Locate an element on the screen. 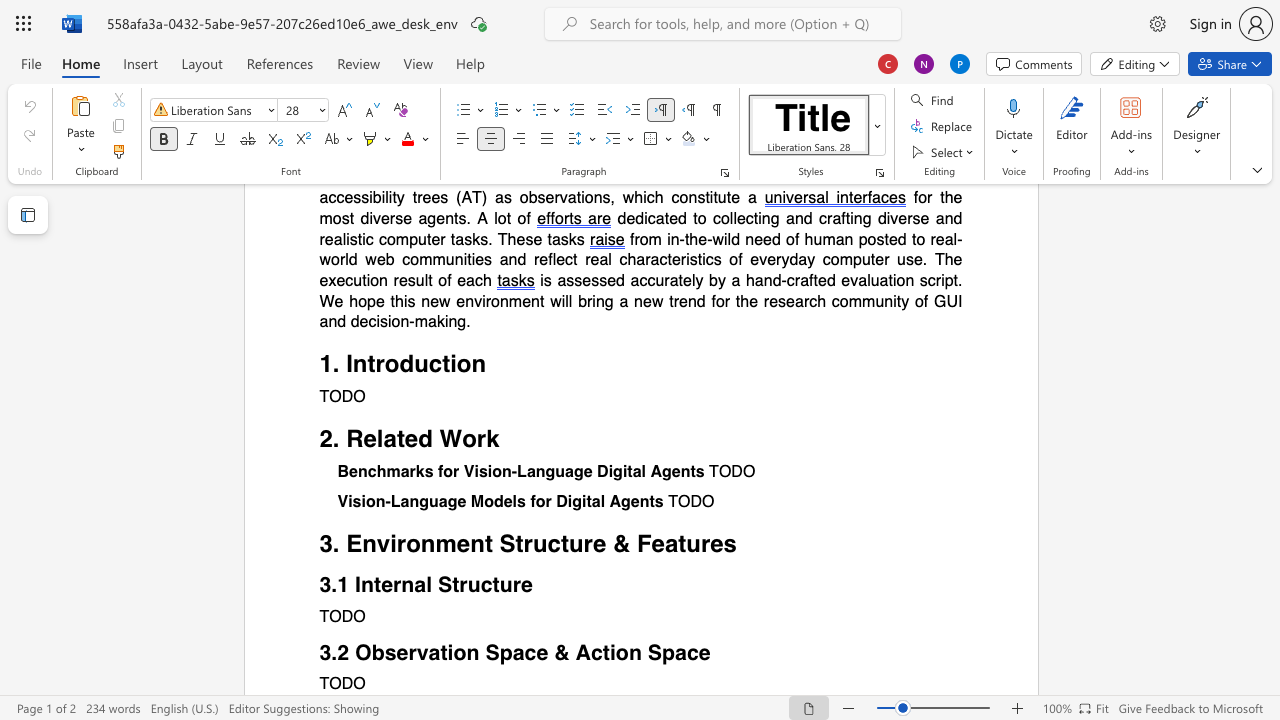 Image resolution: width=1280 pixels, height=720 pixels. the subset text "ronment Struc" within the text "3. Environment Structure & Features" is located at coordinates (396, 544).